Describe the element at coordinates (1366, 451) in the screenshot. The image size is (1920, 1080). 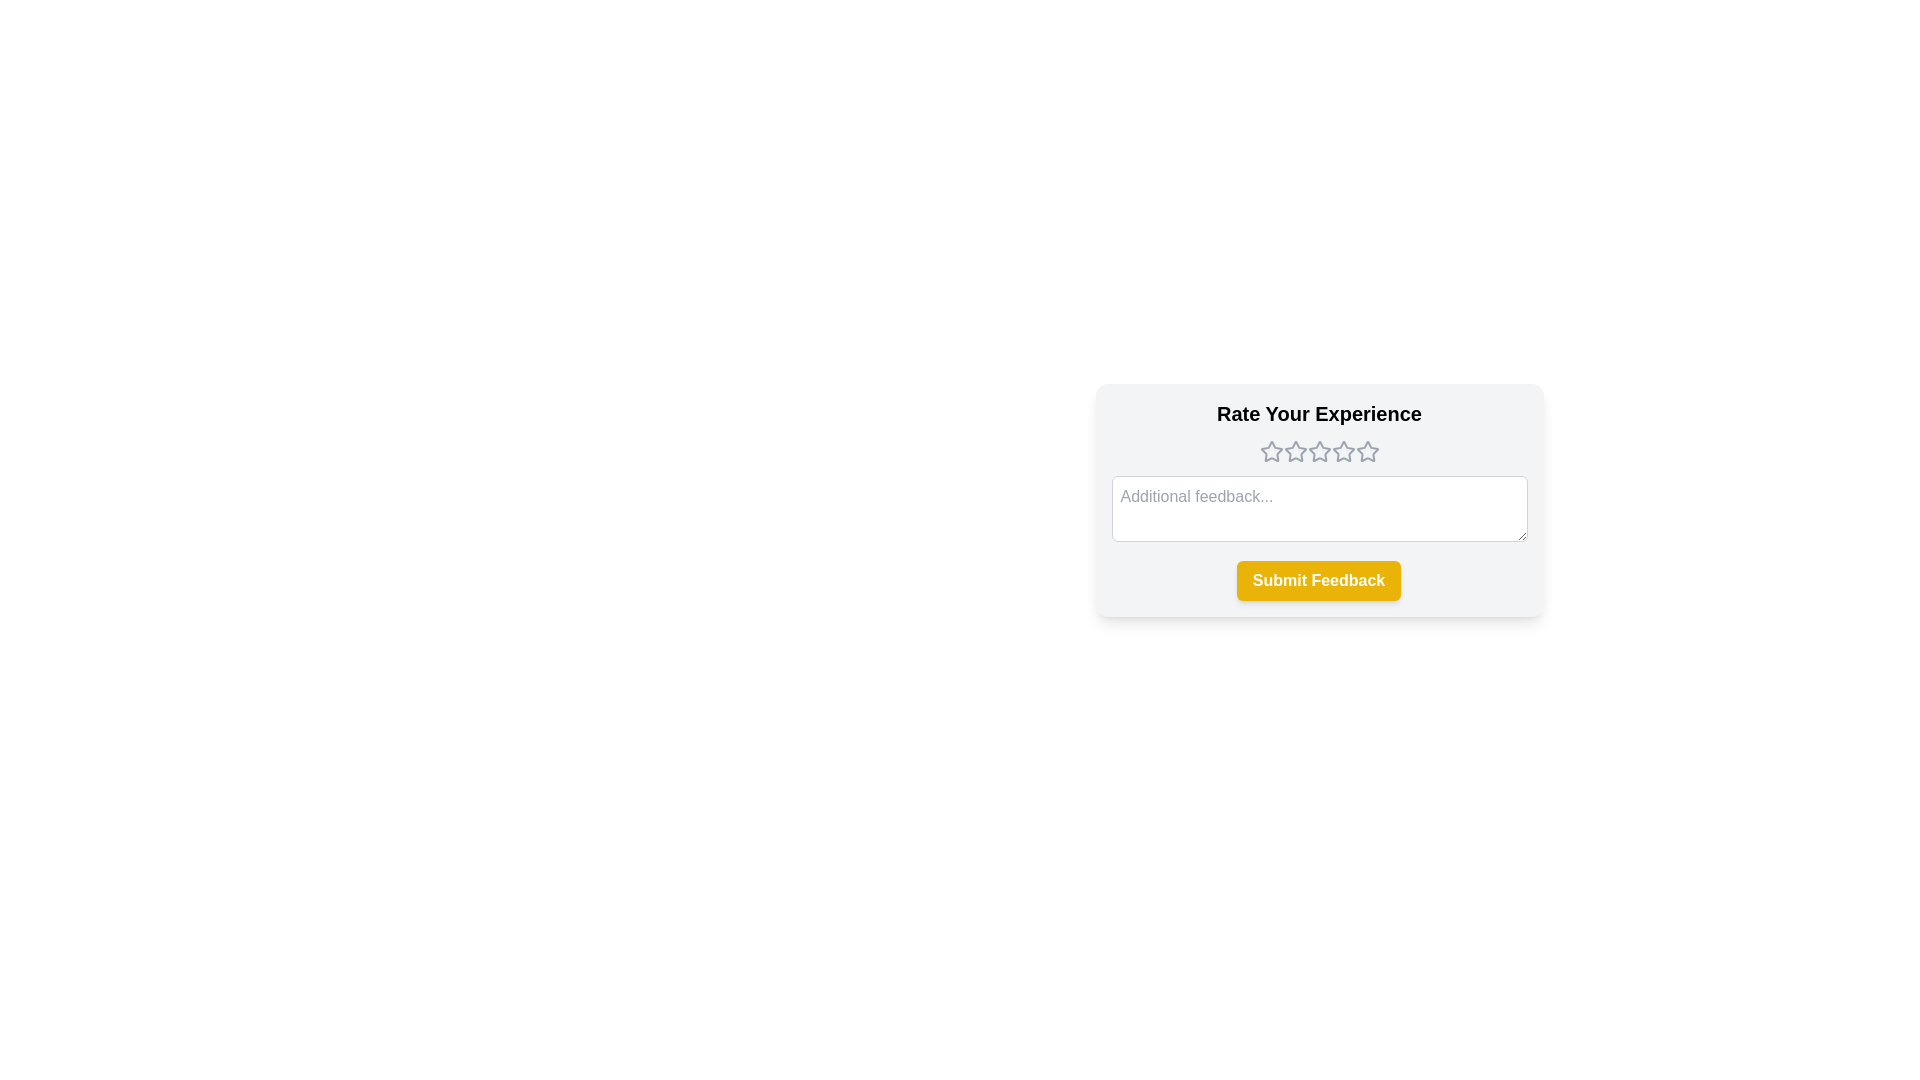
I see `the fifth star-shaped rating icon in the 'Rate Your Experience' section to observe its scaling effect` at that location.